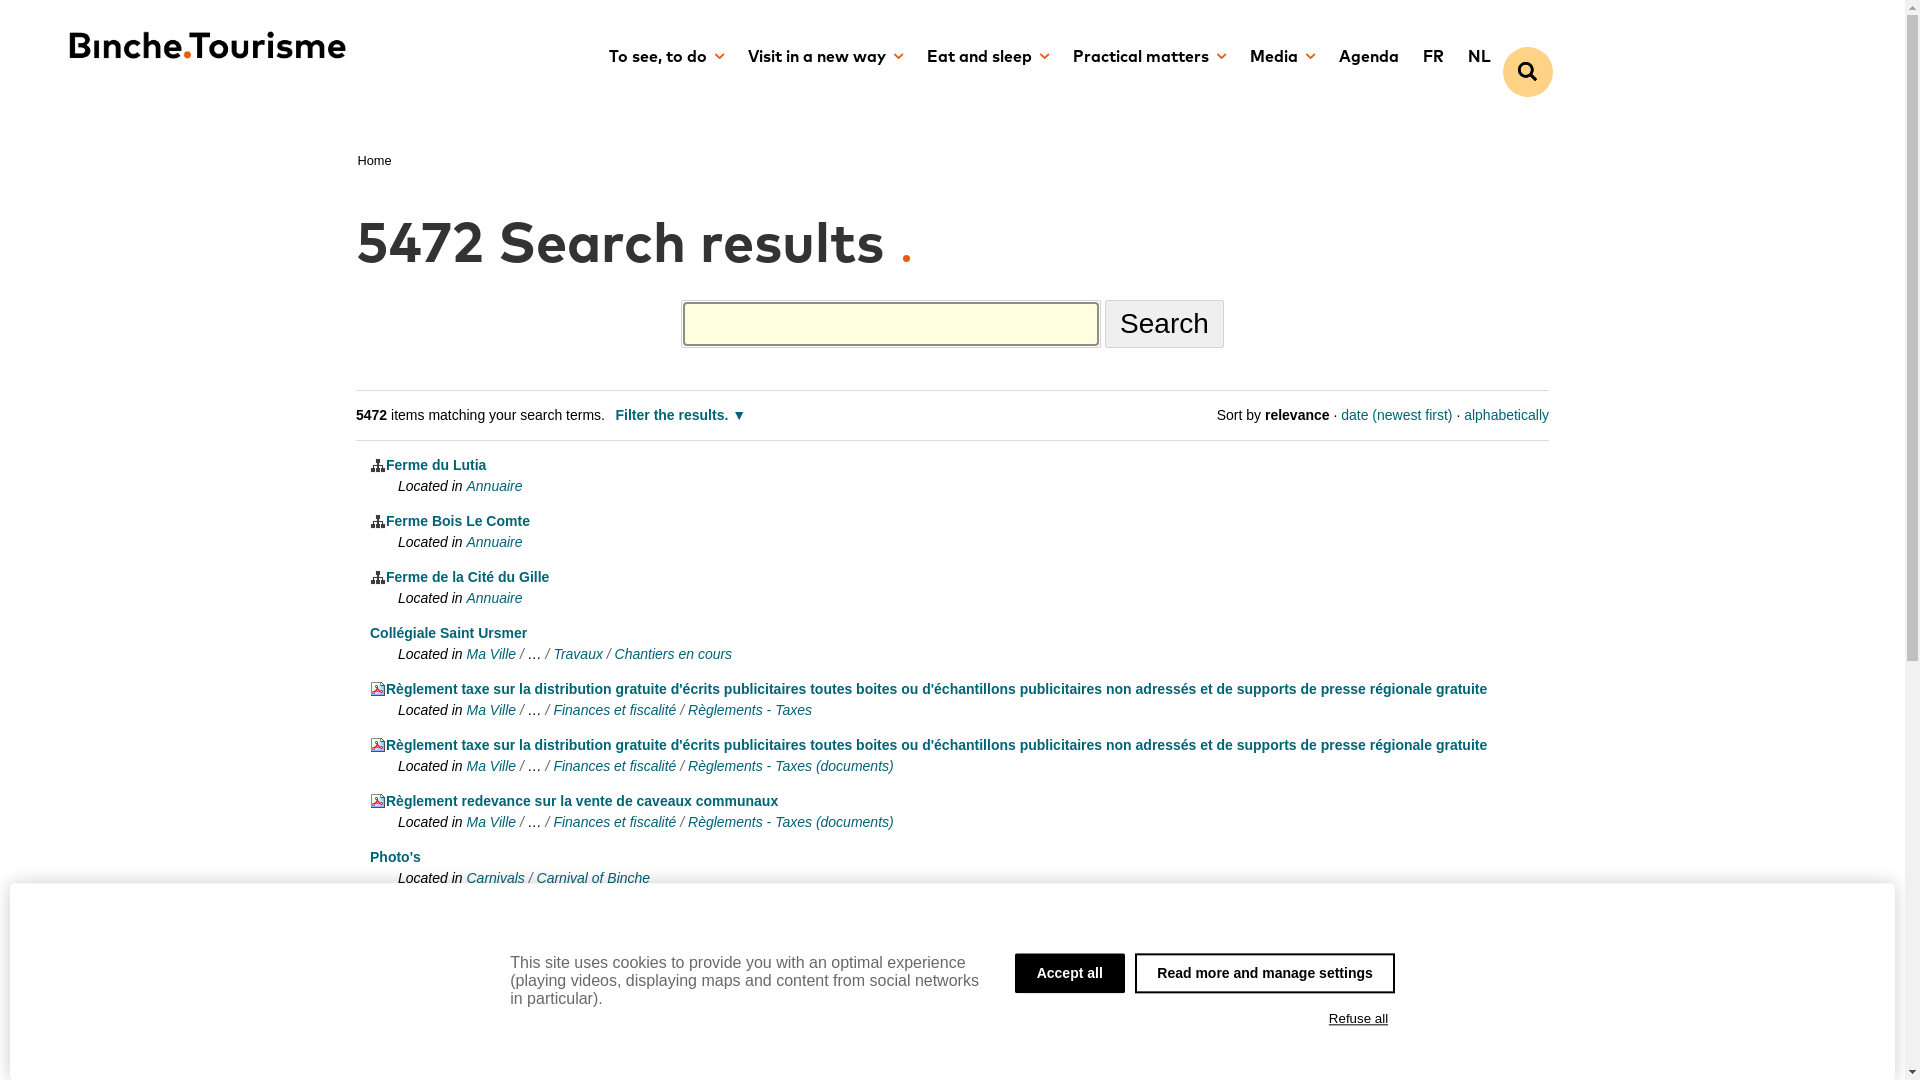 The image size is (1920, 1080). What do you see at coordinates (494, 877) in the screenshot?
I see `'Carnivals'` at bounding box center [494, 877].